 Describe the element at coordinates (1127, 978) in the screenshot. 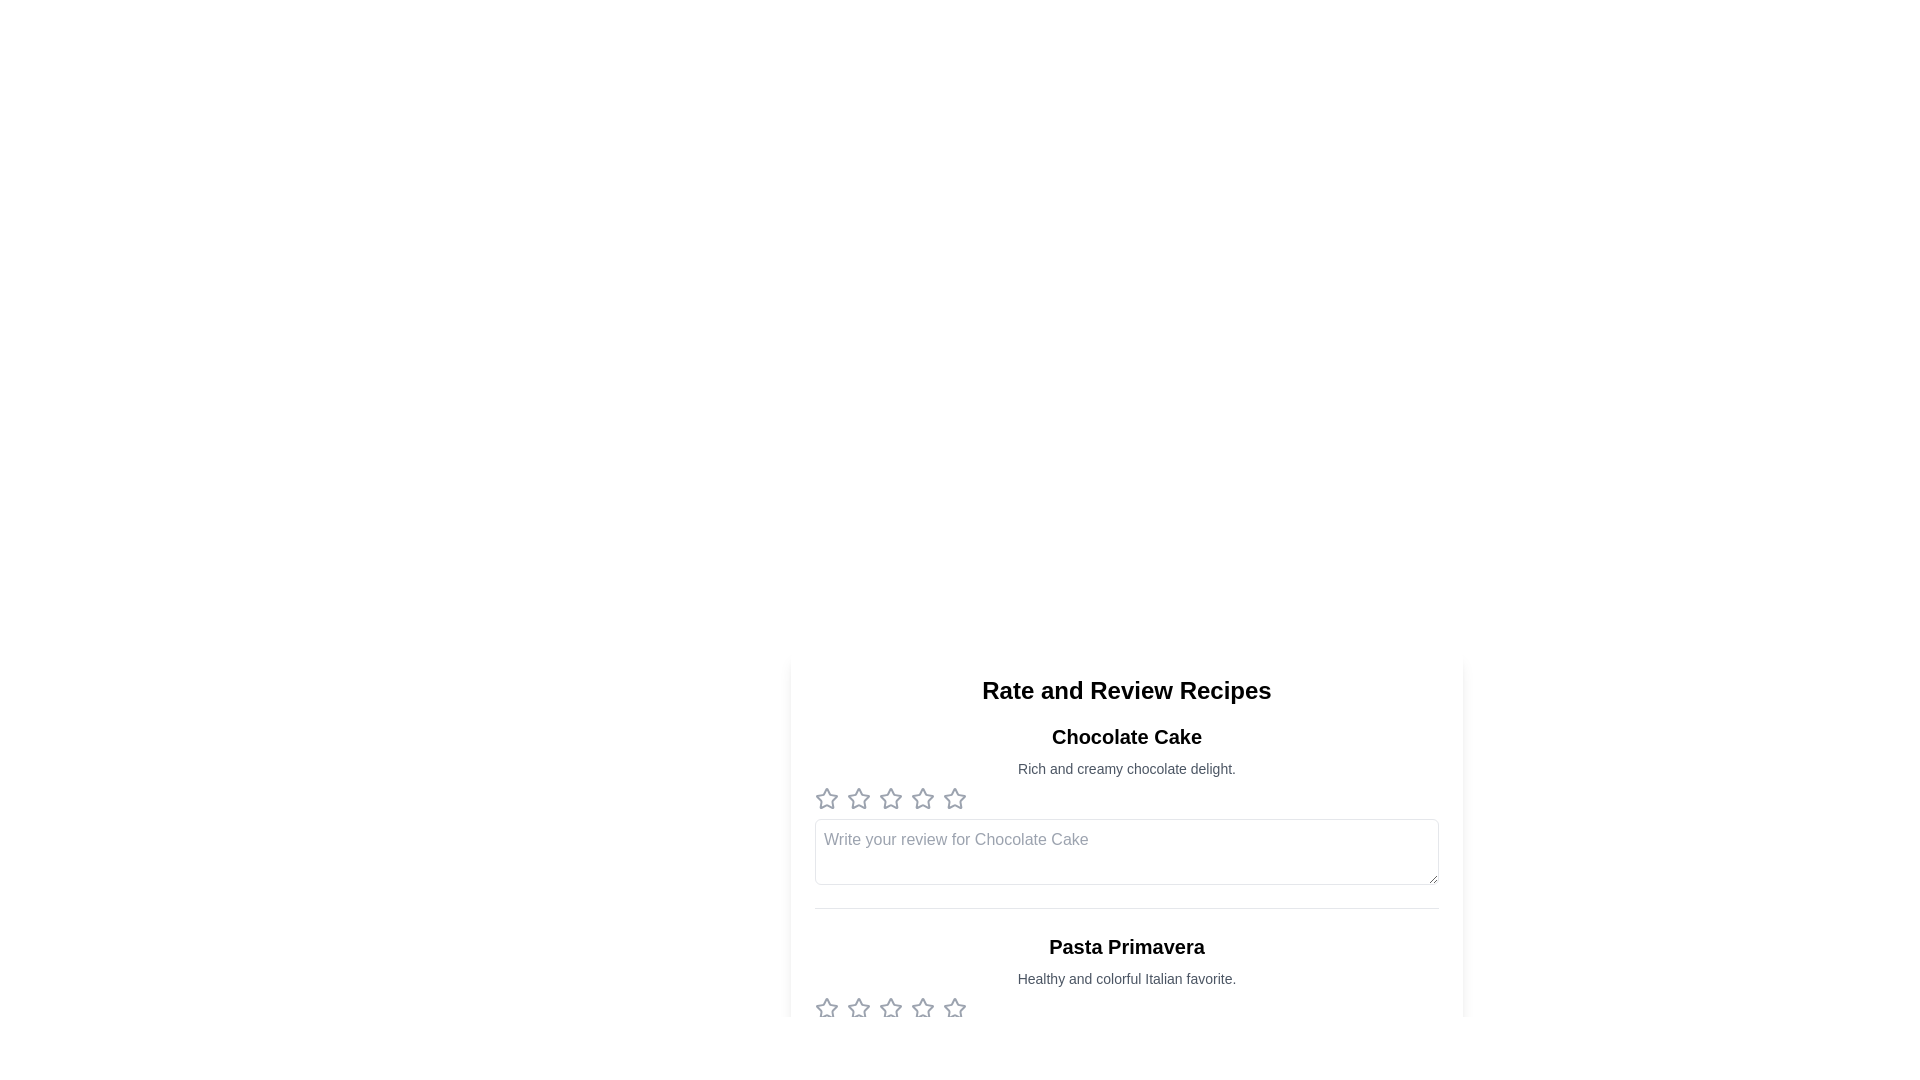

I see `the static text label reading 'Healthy and colorful Italian favorite.' which is positioned directly below the 'Pasta Primavera' title text` at that location.